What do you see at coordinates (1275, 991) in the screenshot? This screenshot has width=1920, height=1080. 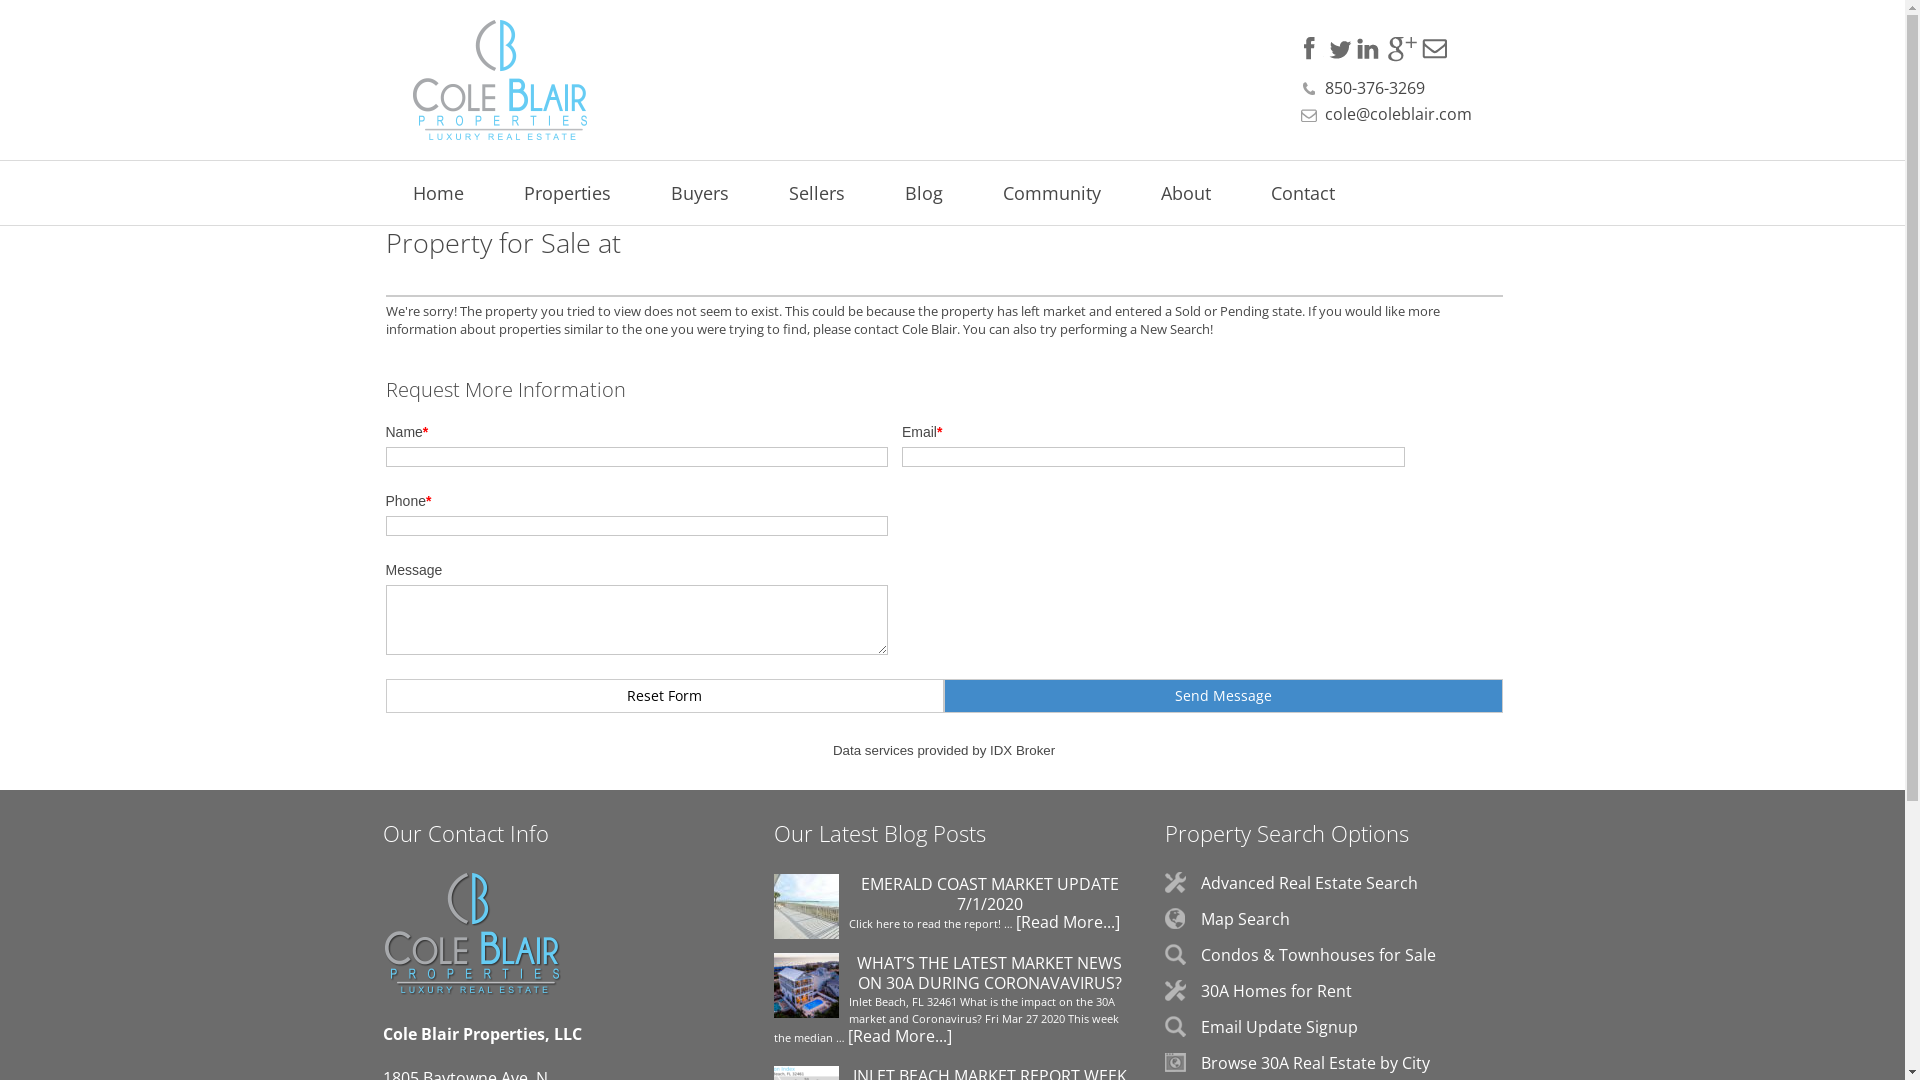 I see `'30A Homes for Rent'` at bounding box center [1275, 991].